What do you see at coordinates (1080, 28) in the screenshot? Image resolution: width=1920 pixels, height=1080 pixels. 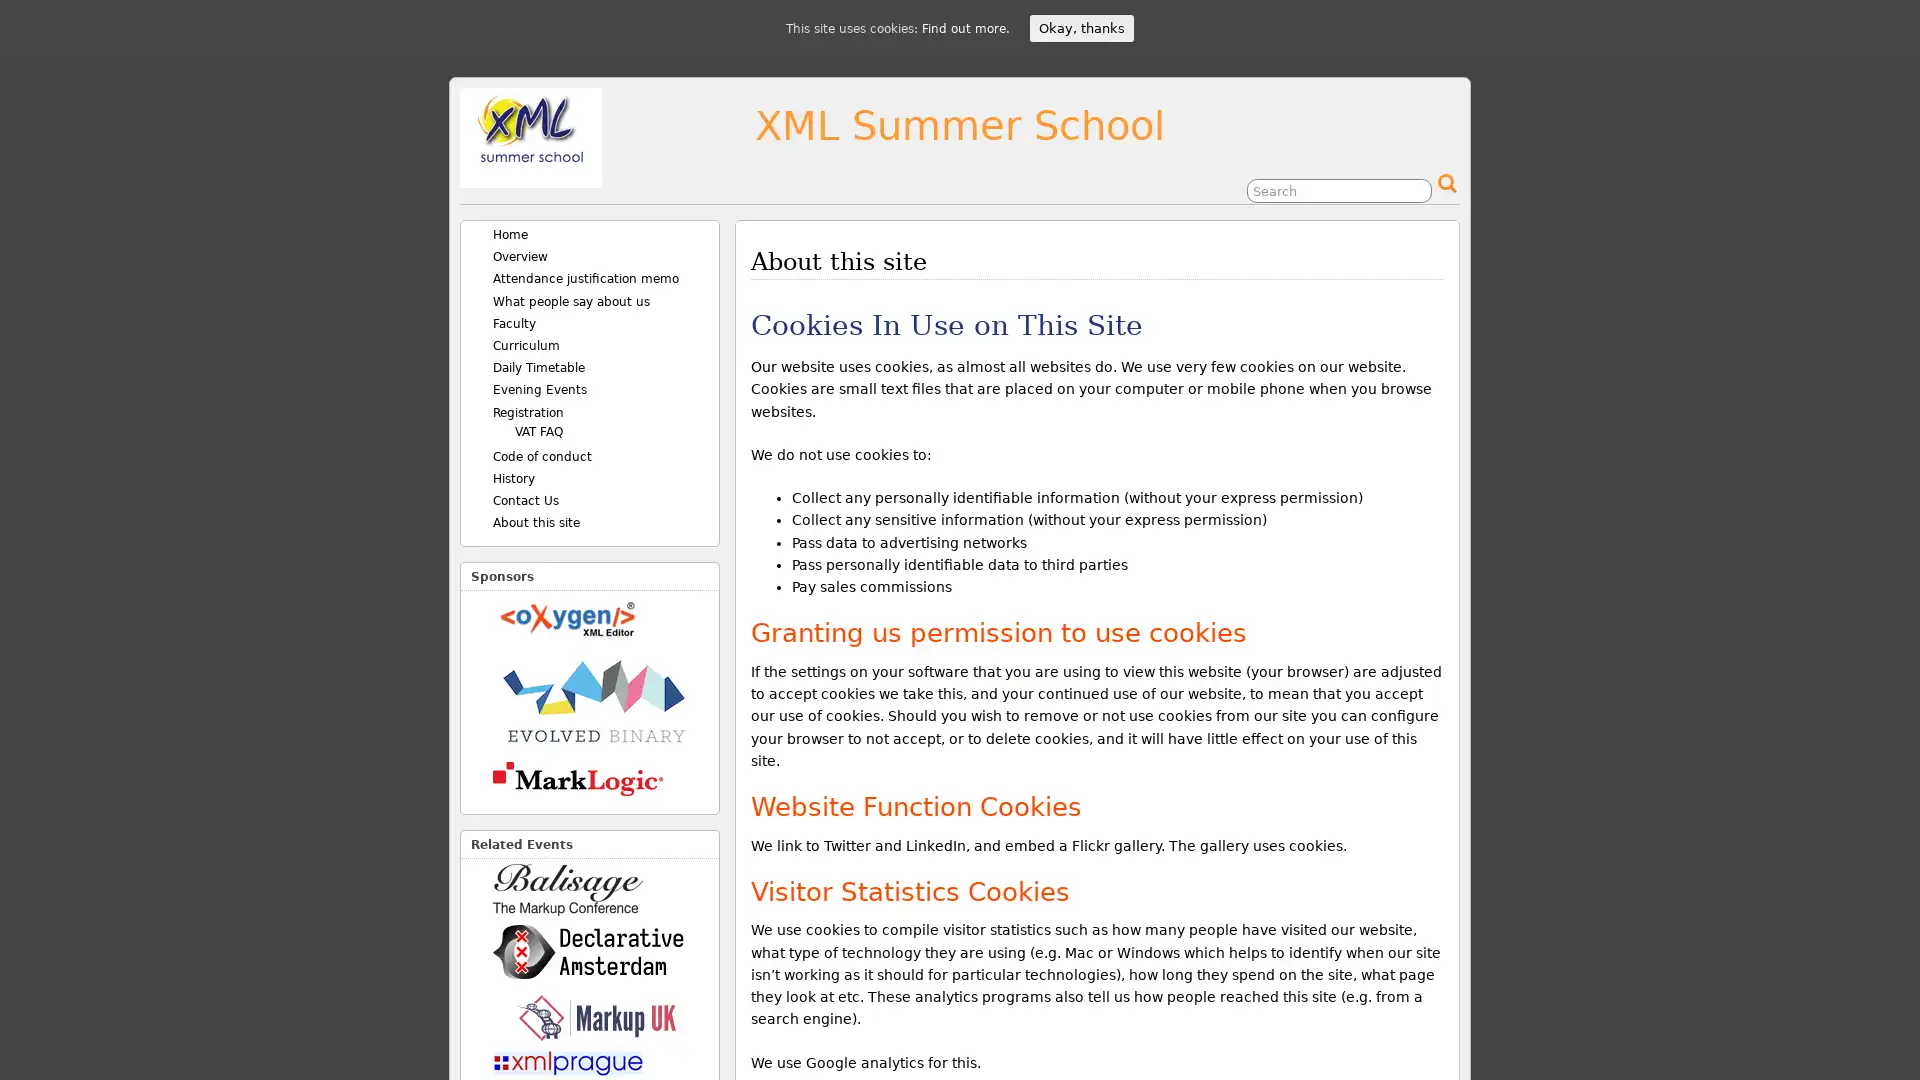 I see `Okay, thanks` at bounding box center [1080, 28].